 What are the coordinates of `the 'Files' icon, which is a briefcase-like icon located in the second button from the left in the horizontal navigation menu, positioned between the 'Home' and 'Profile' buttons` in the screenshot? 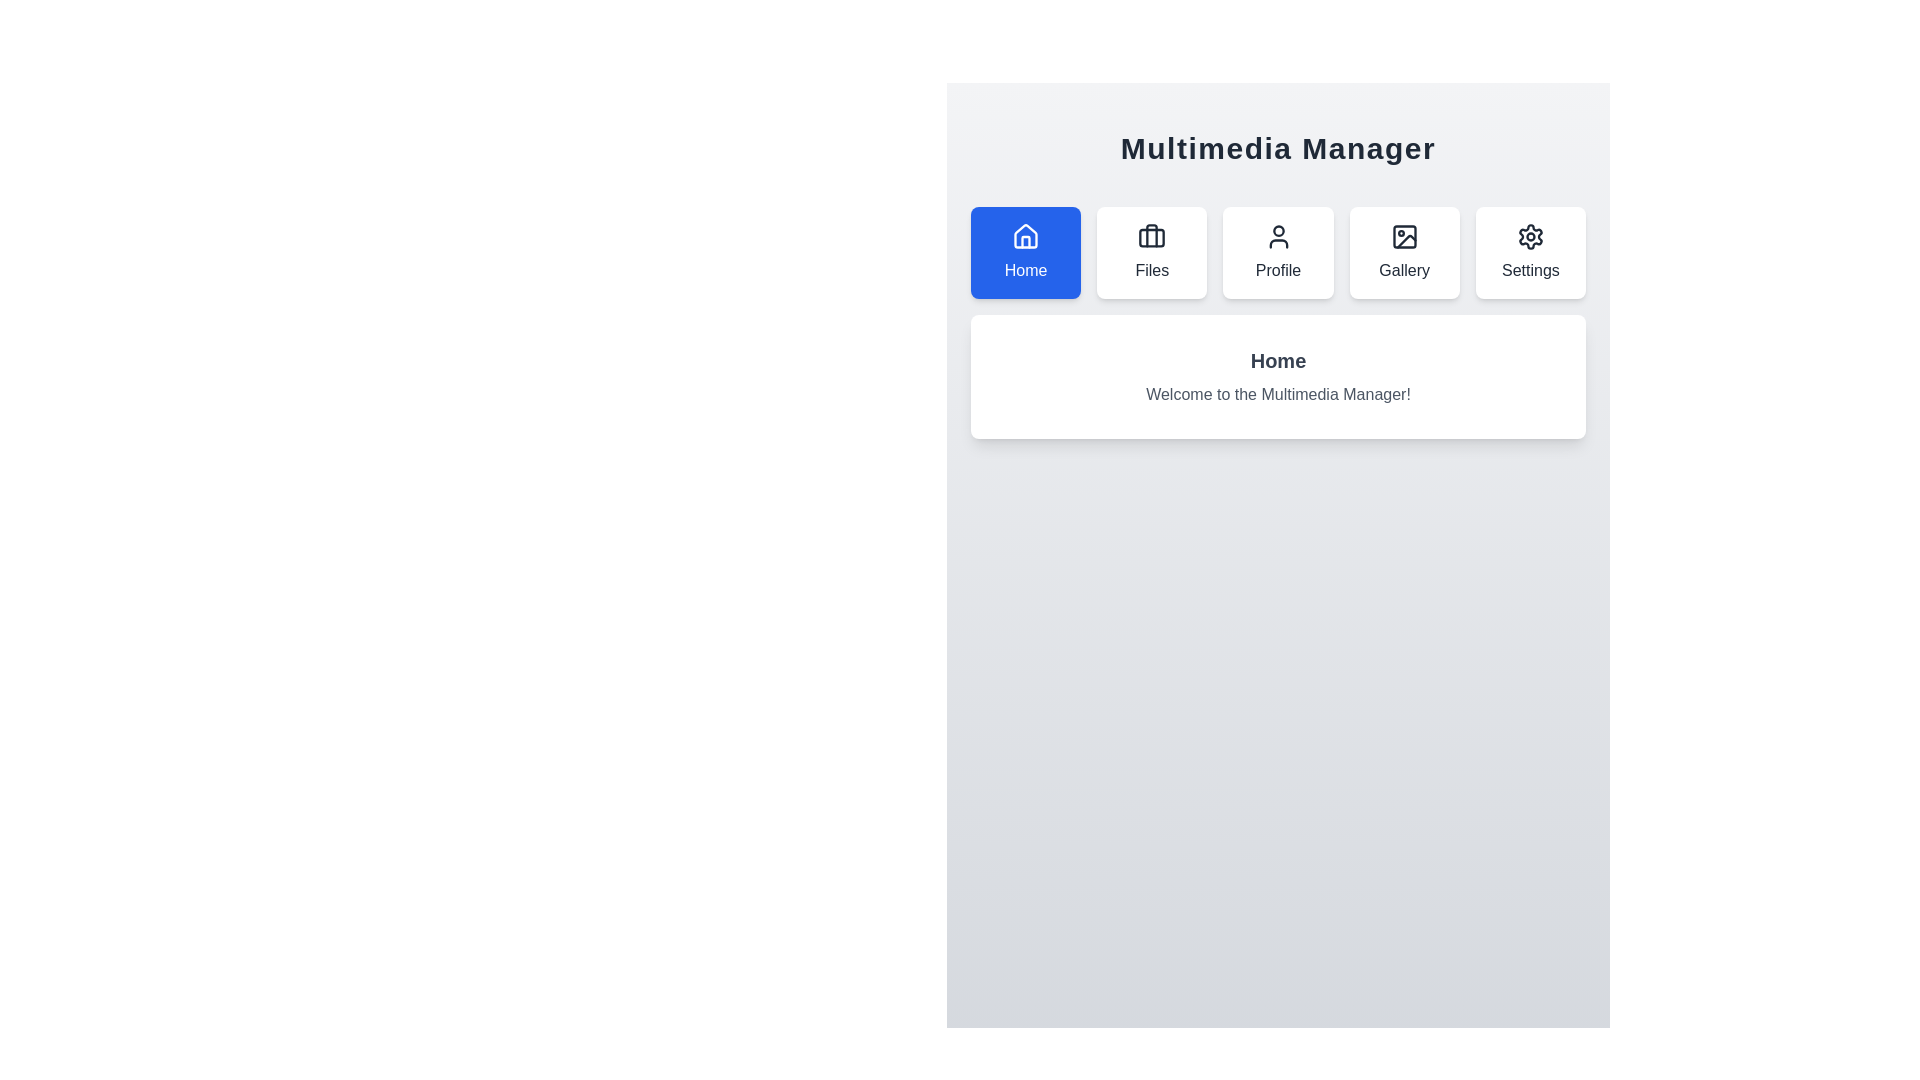 It's located at (1152, 235).